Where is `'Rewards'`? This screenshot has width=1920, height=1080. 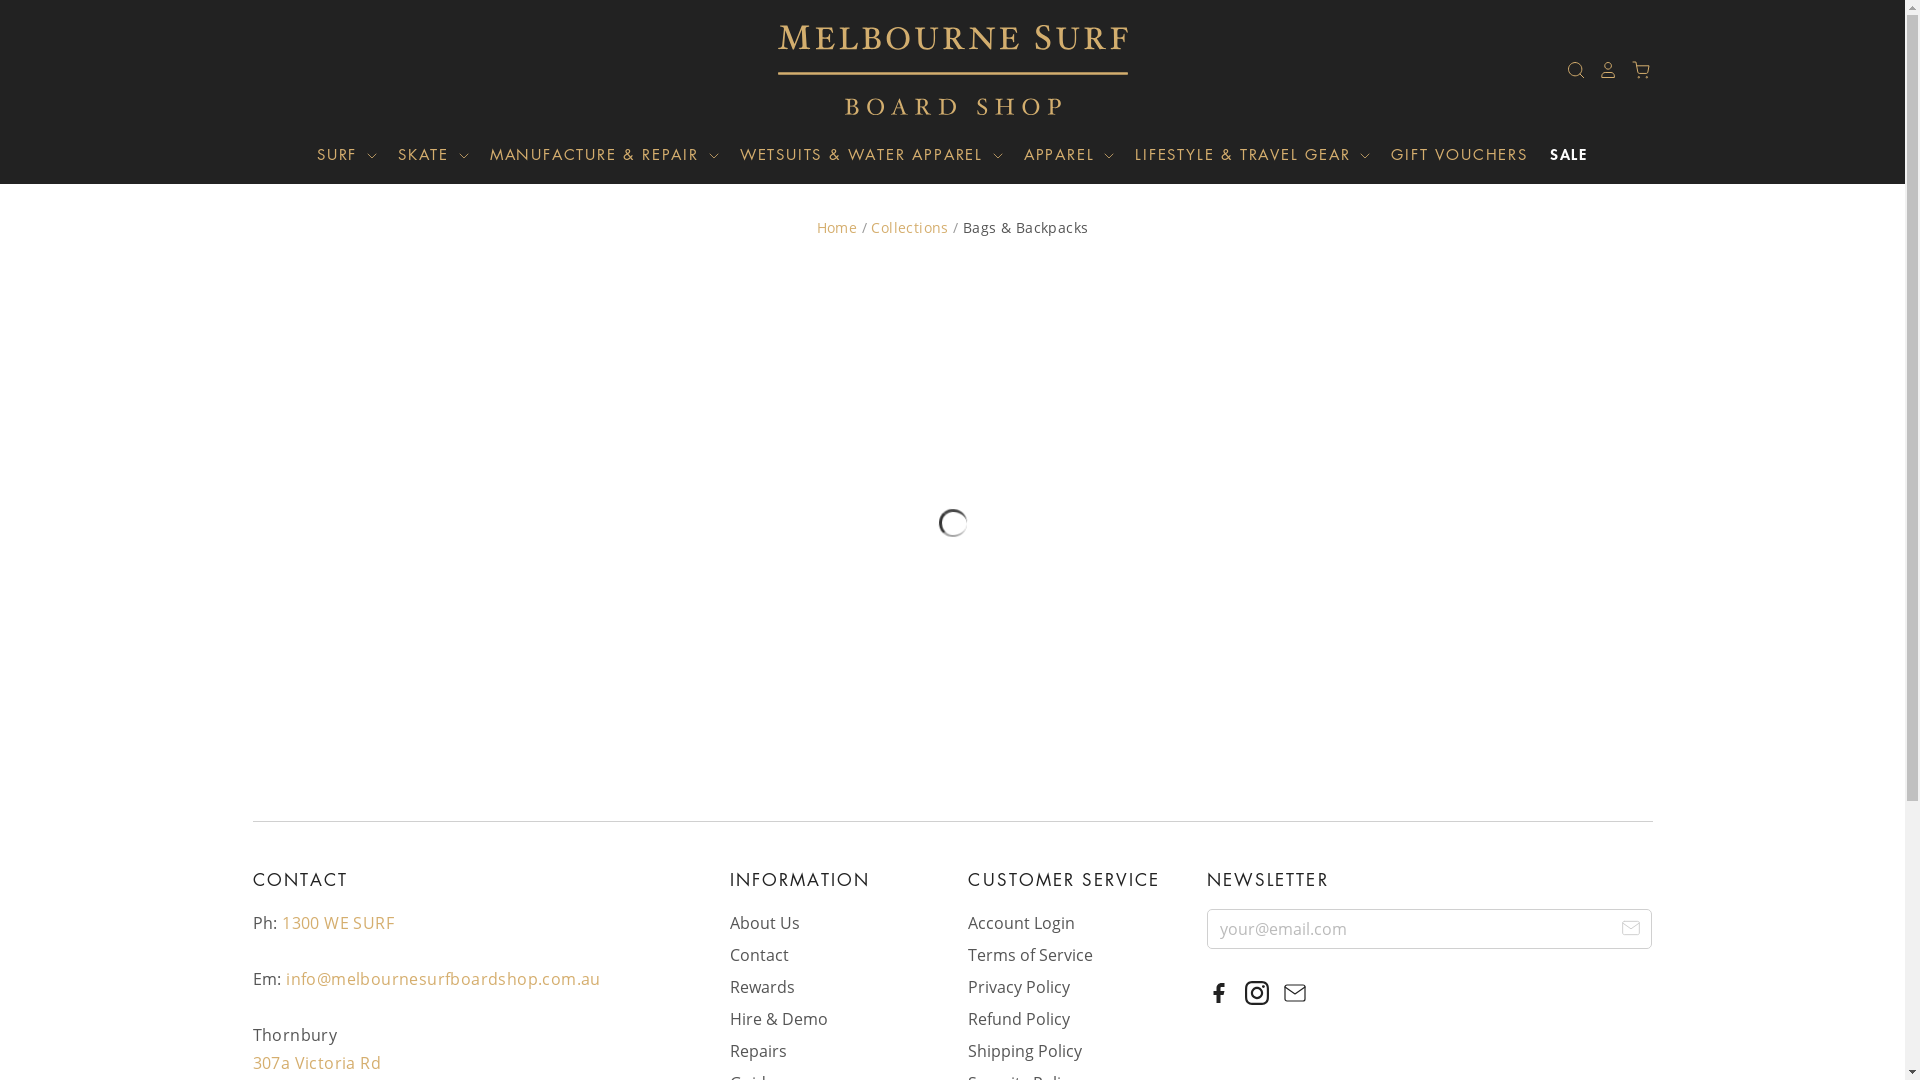
'Rewards' is located at coordinates (761, 986).